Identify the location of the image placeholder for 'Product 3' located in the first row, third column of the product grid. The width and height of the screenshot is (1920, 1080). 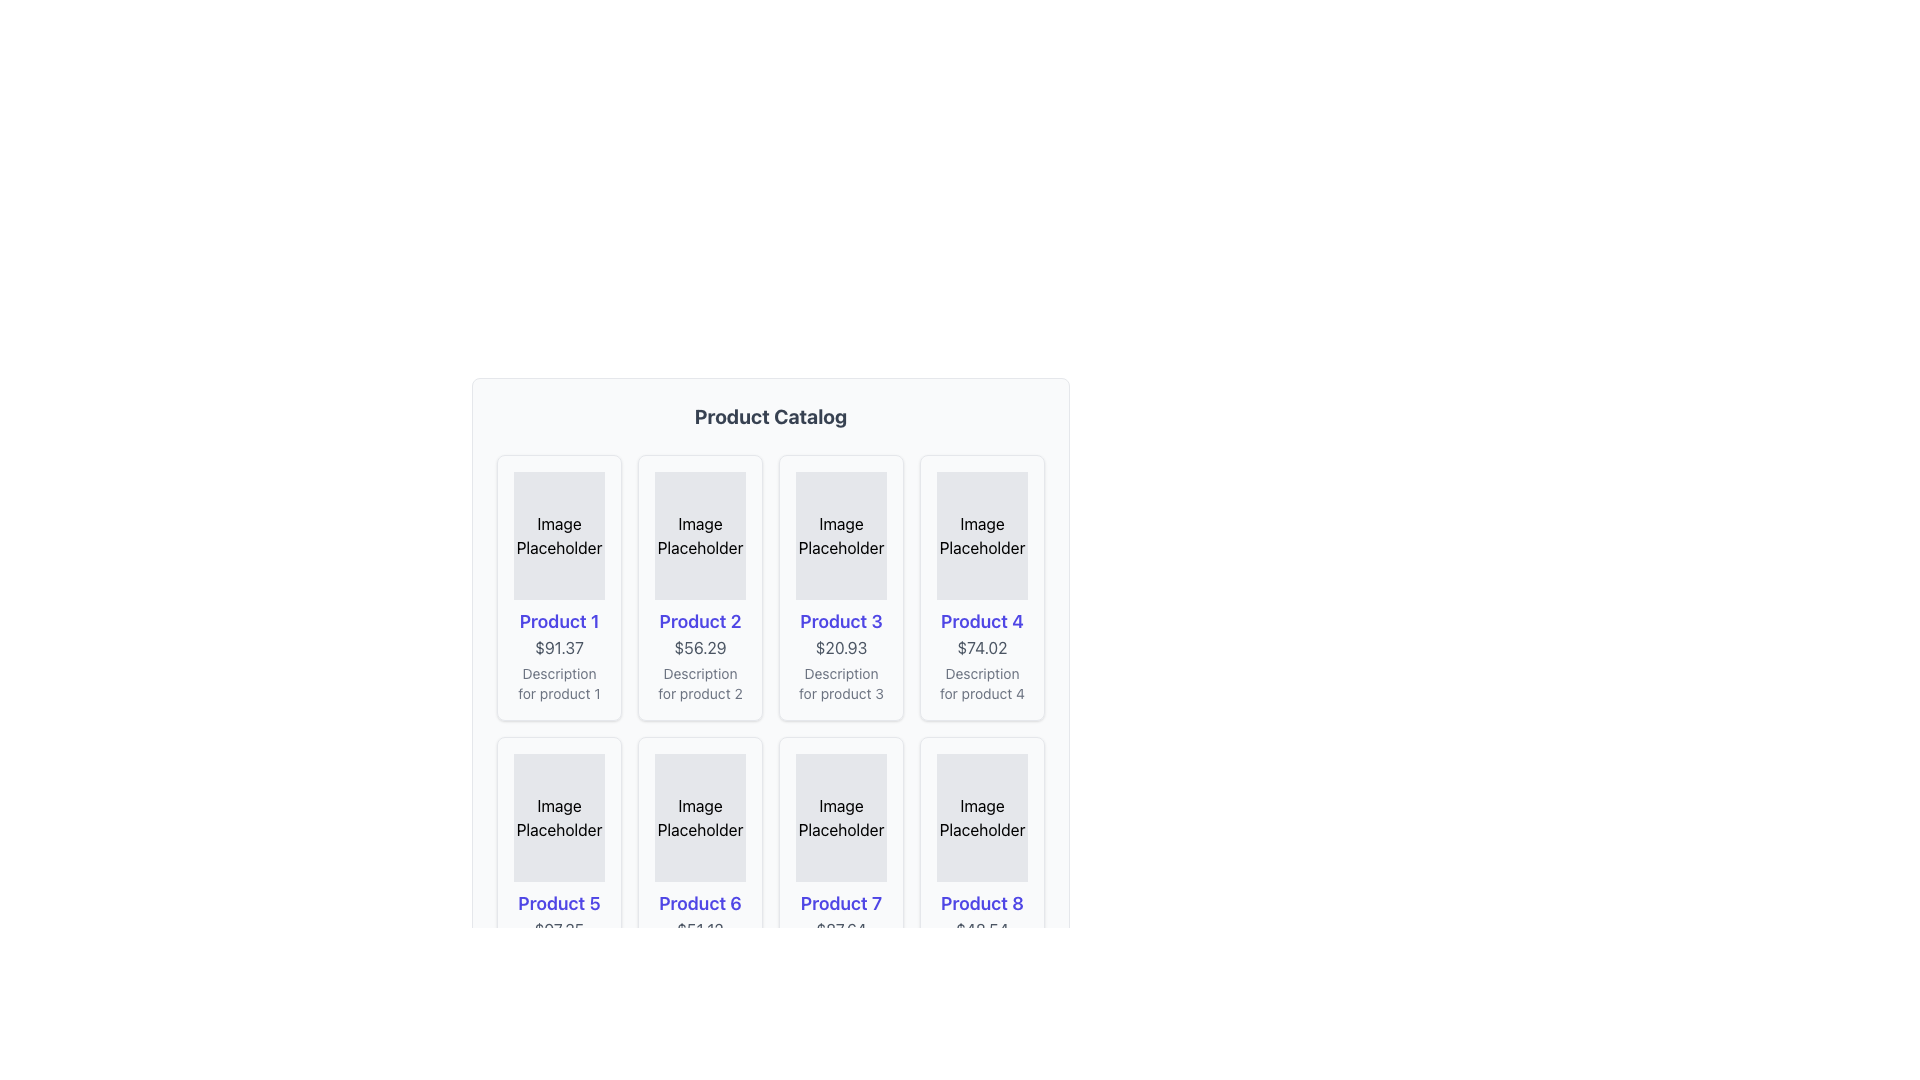
(841, 535).